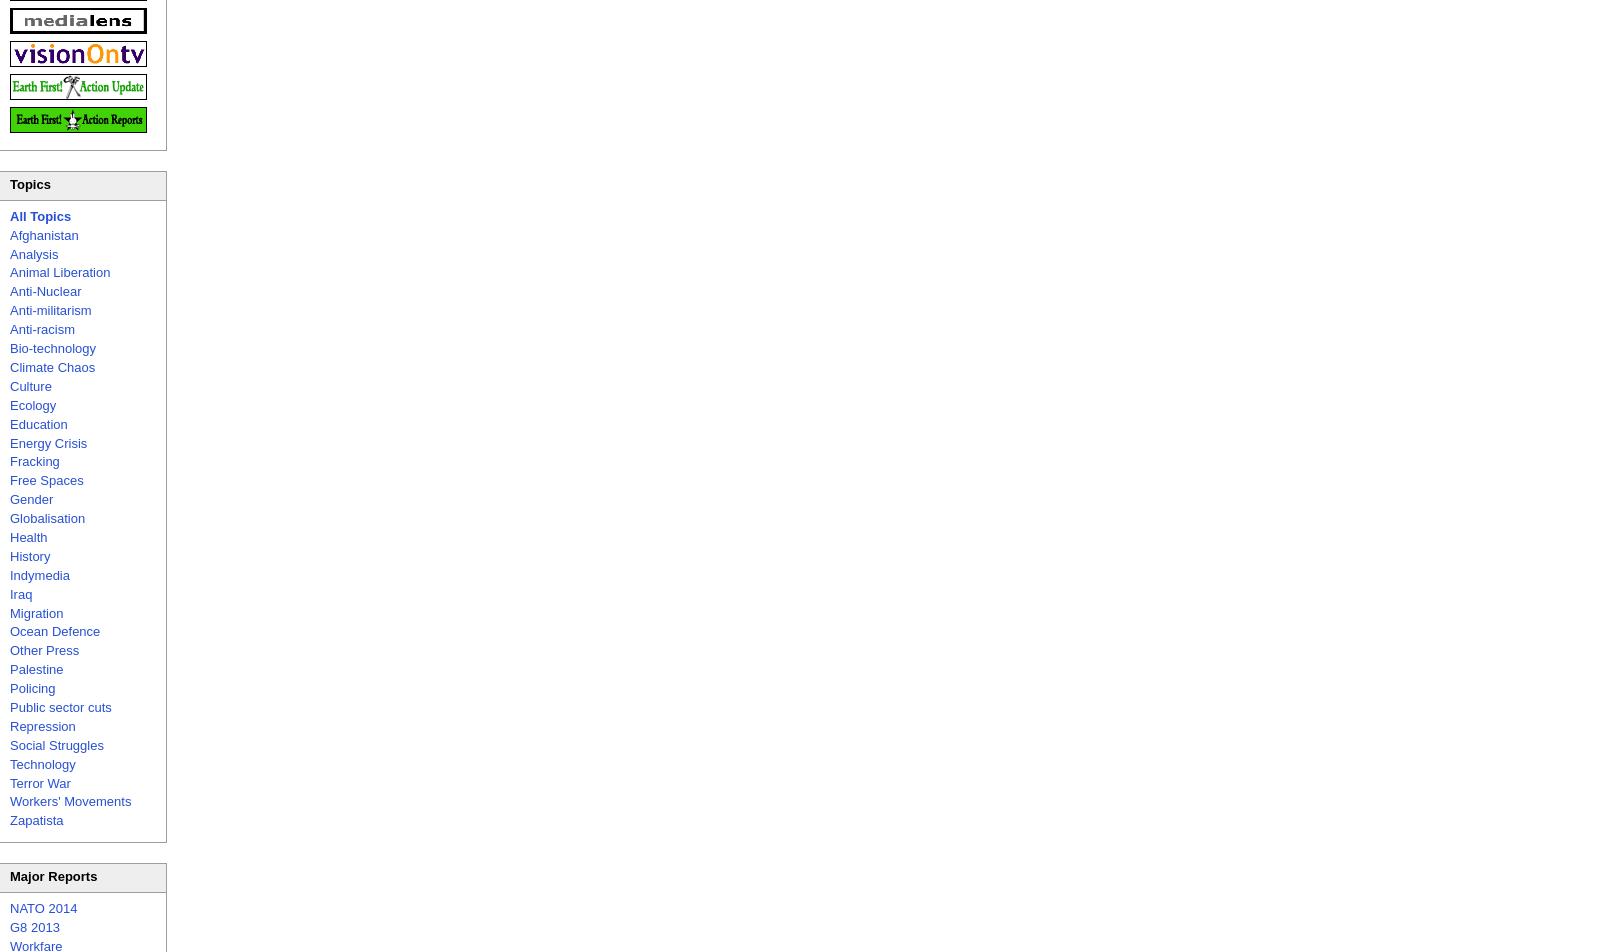 The height and width of the screenshot is (952, 1600). What do you see at coordinates (59, 706) in the screenshot?
I see `'Public sector cuts'` at bounding box center [59, 706].